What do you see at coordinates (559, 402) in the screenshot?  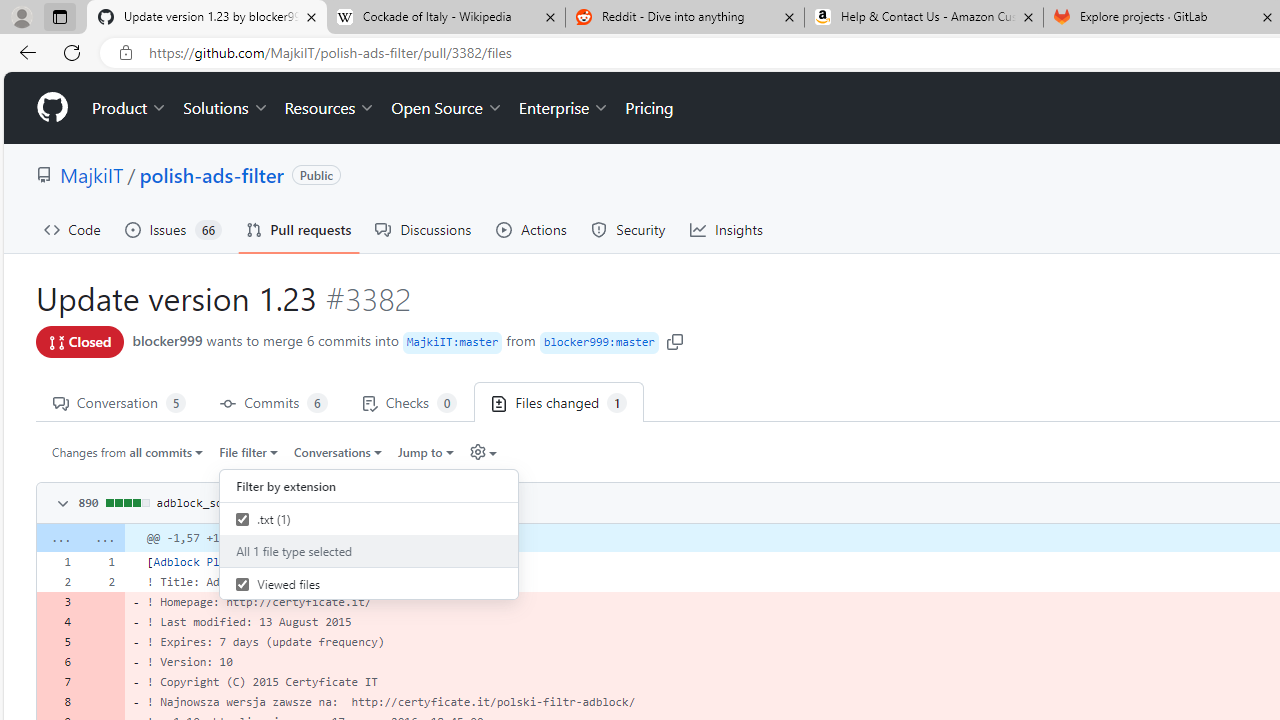 I see `' Files changed 1'` at bounding box center [559, 402].